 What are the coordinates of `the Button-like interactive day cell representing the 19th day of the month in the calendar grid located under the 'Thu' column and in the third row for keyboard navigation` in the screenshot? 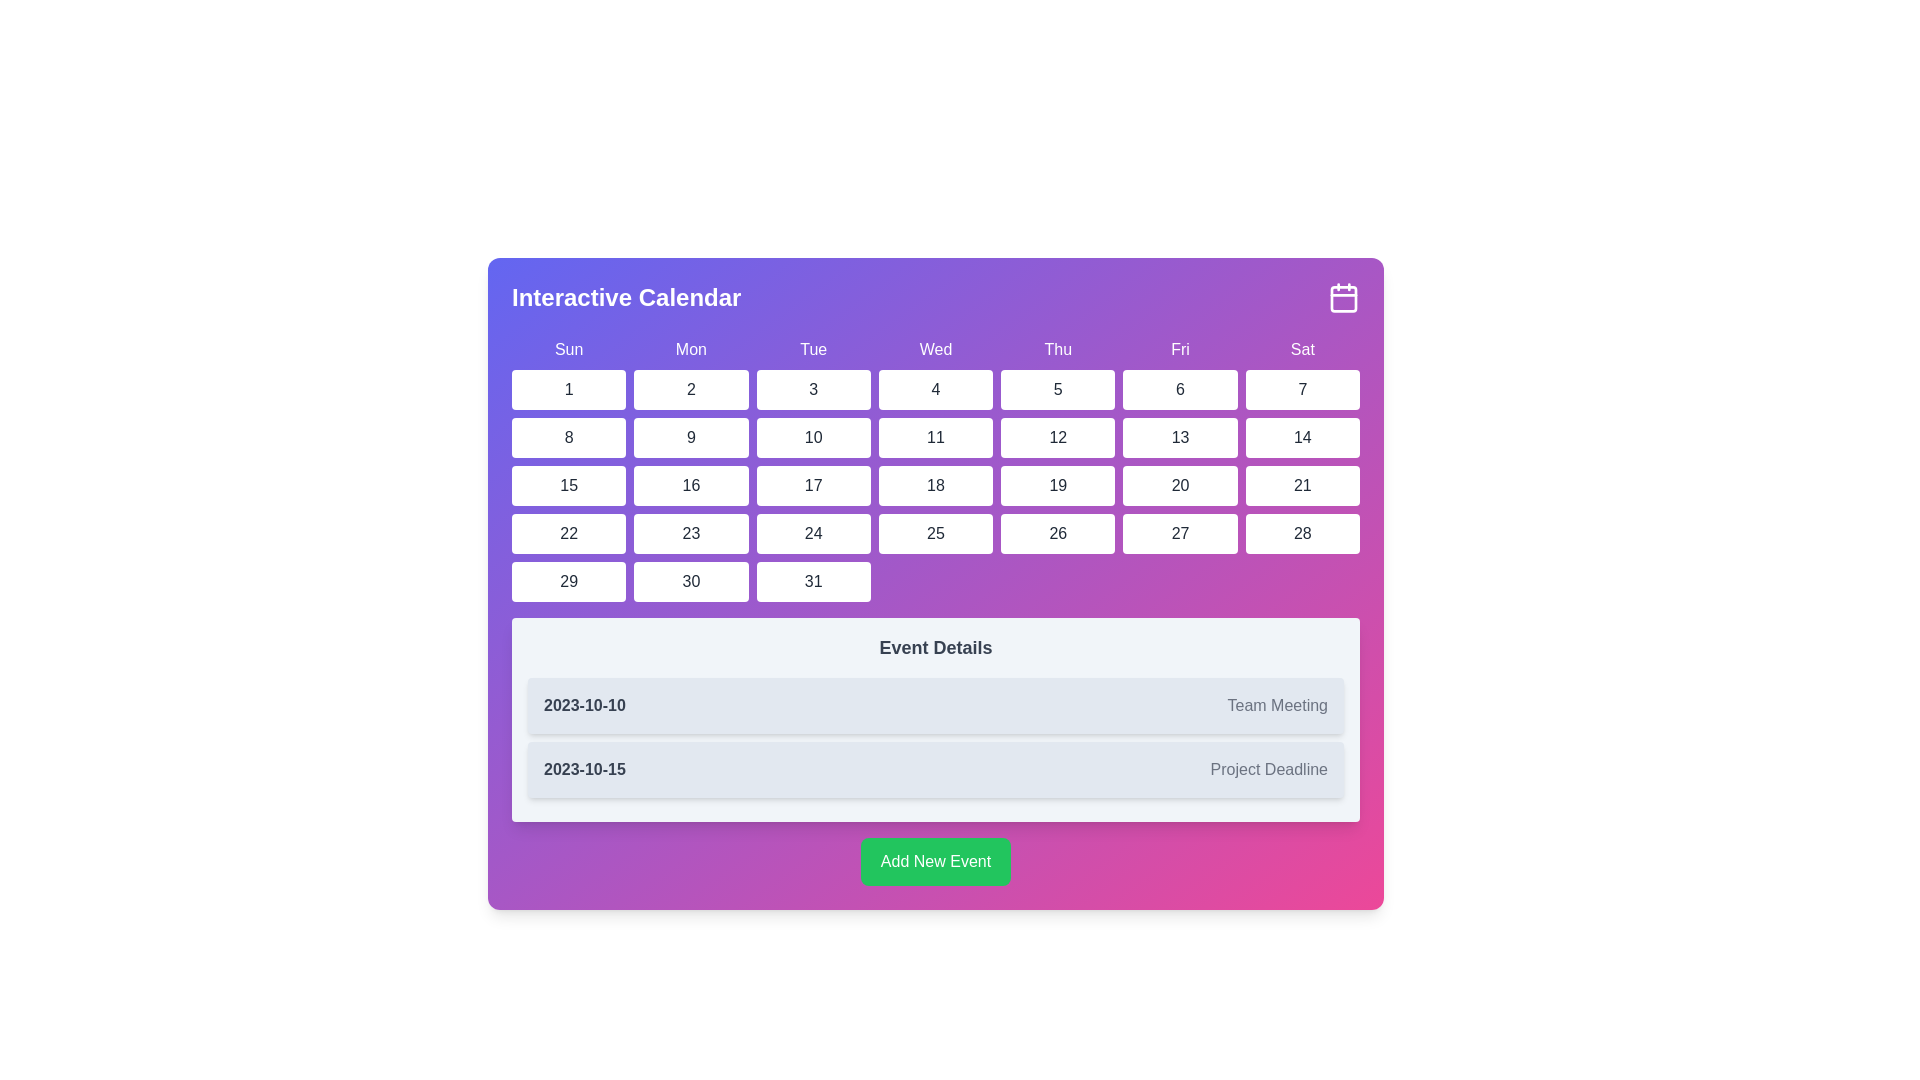 It's located at (1057, 486).